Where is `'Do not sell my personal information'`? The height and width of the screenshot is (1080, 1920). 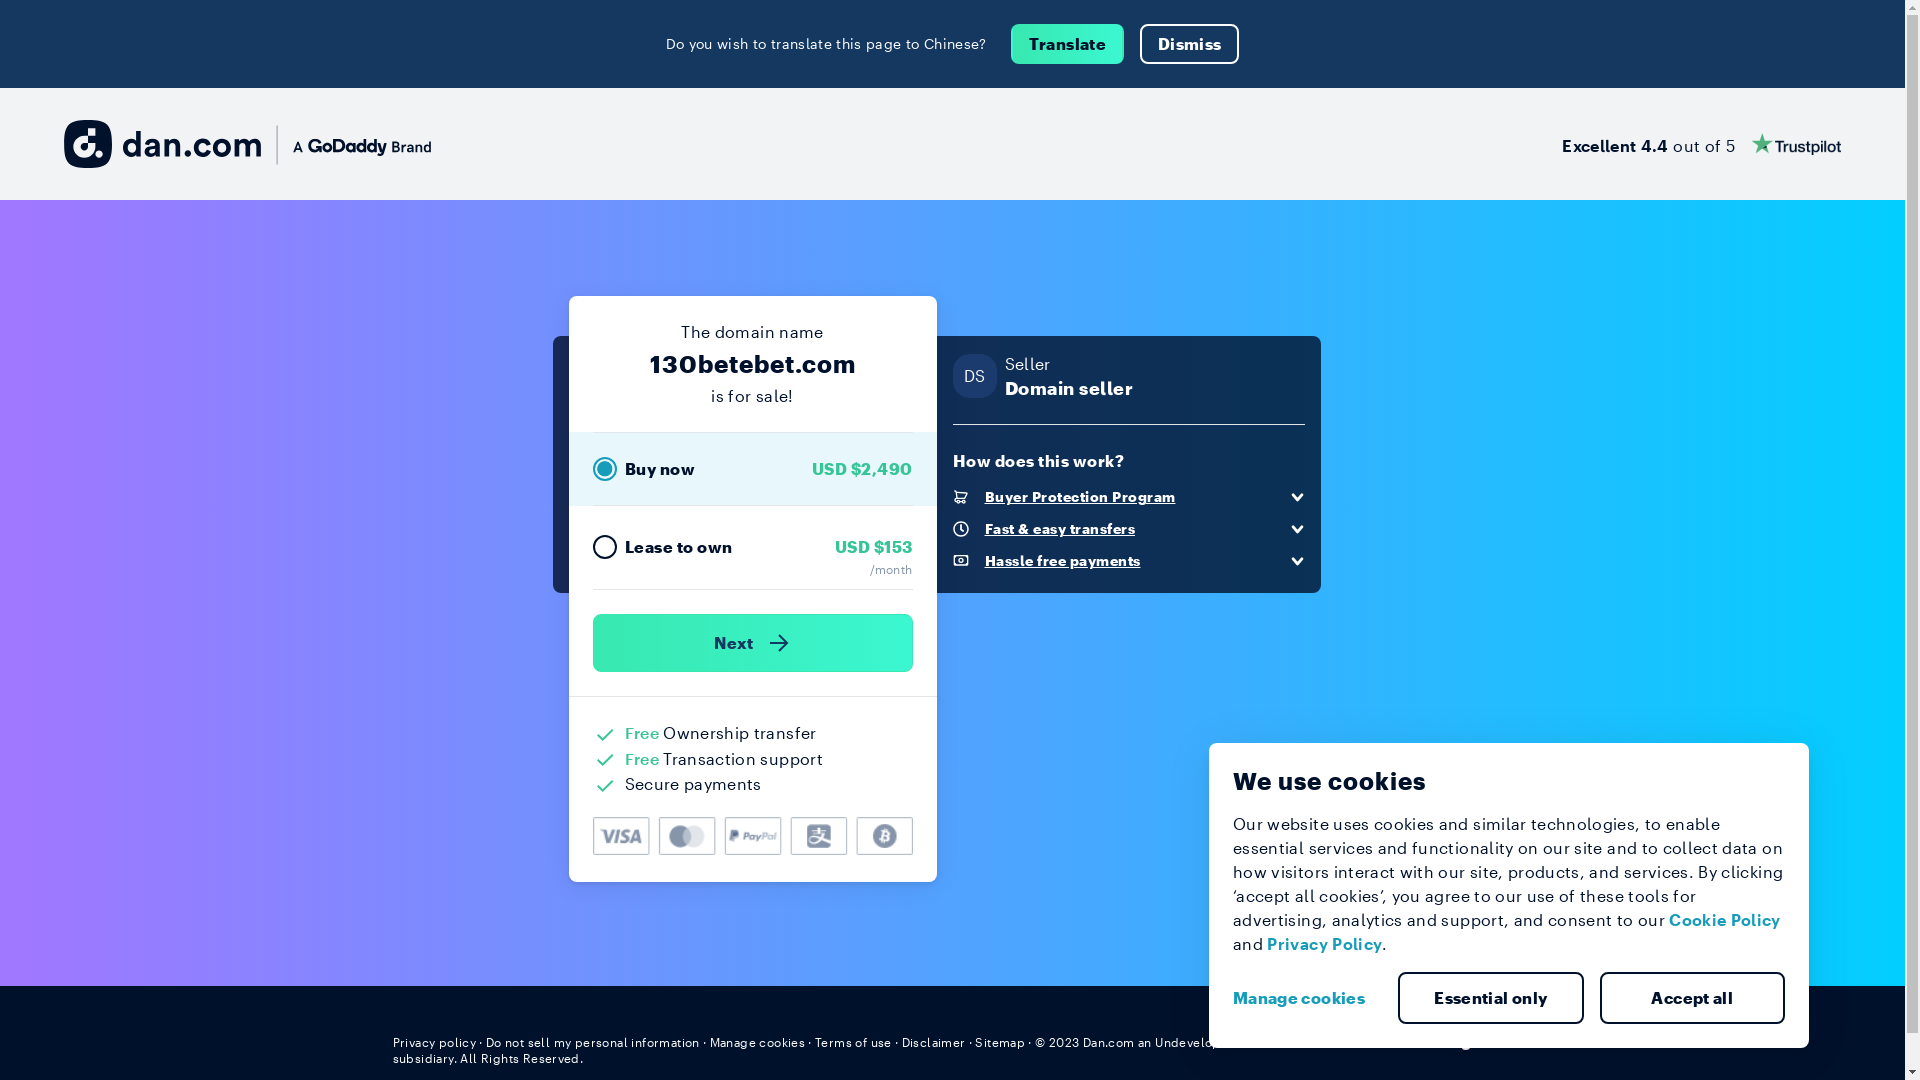 'Do not sell my personal information' is located at coordinates (592, 1040).